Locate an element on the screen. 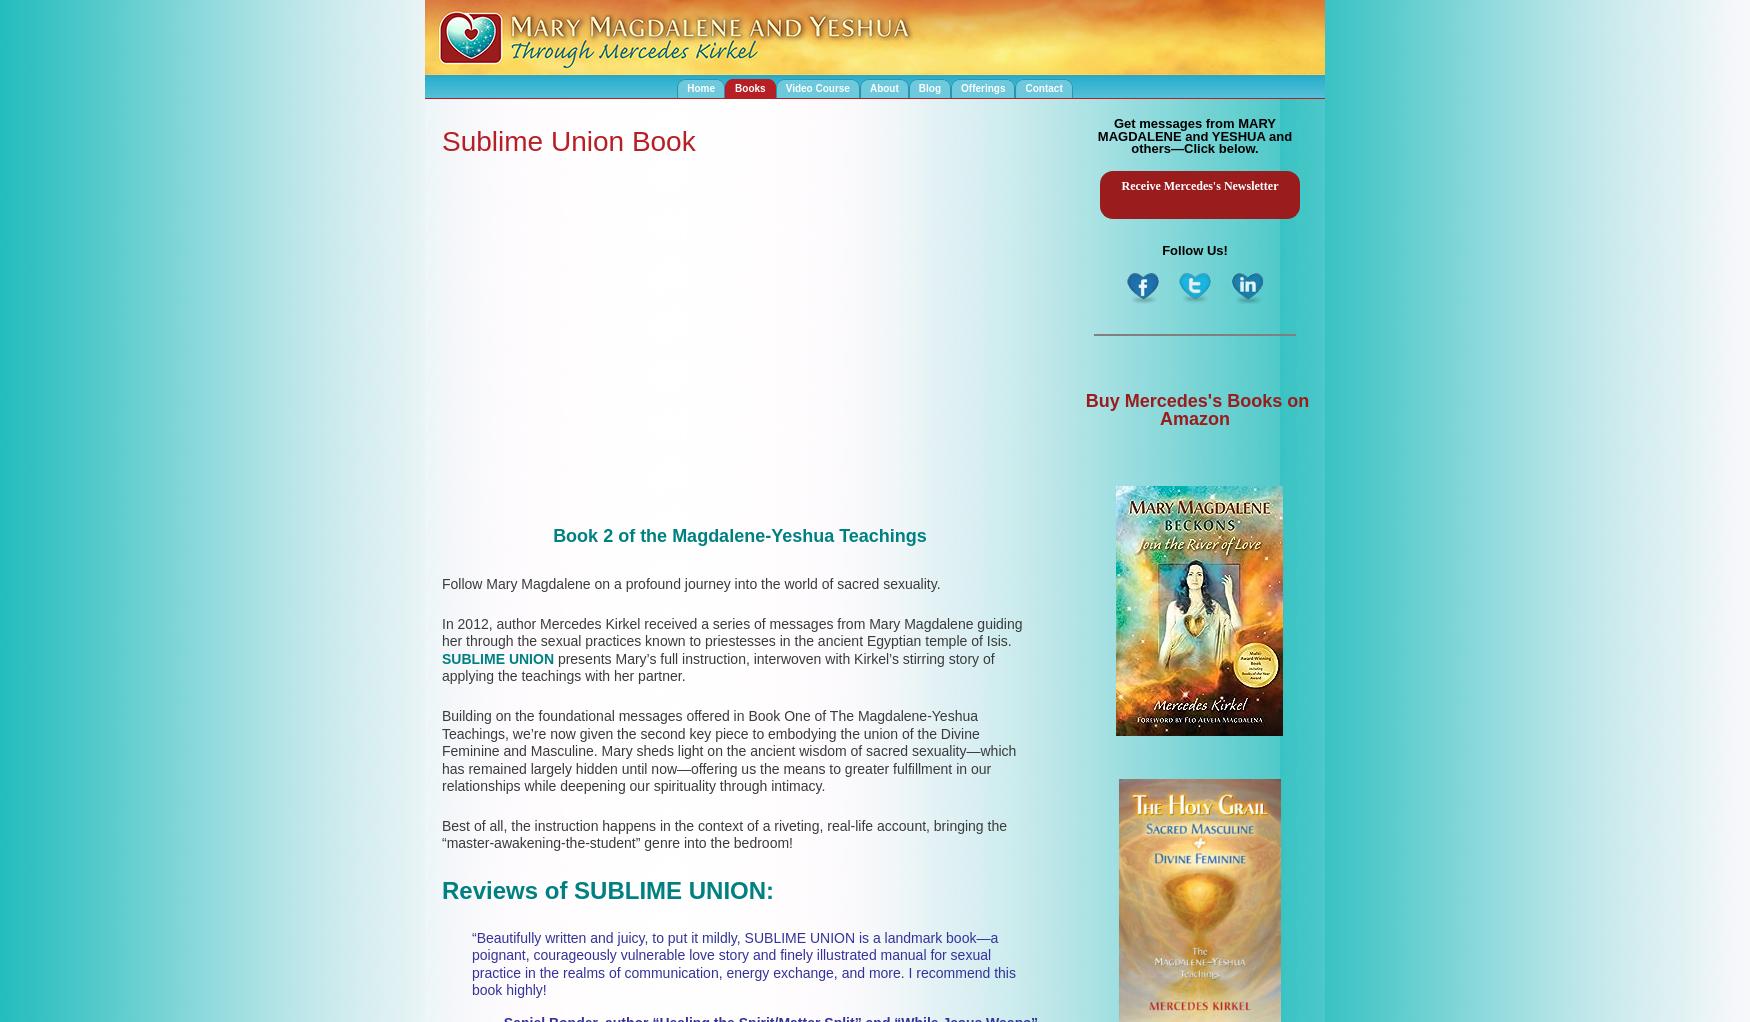  'Building on the foundational messages offered in Book One of The Magdalene-Yeshua Teachings, we’re now given the second key piece to embodying the union of the Divine Feminine and Masculine. Mary sheds light on the ancient wisdom of sacred sexuality—which has remained largely hidden until now—offering us the means to greater fulfillment in our relationships while deepening our spirituality through intimacy.' is located at coordinates (729, 749).